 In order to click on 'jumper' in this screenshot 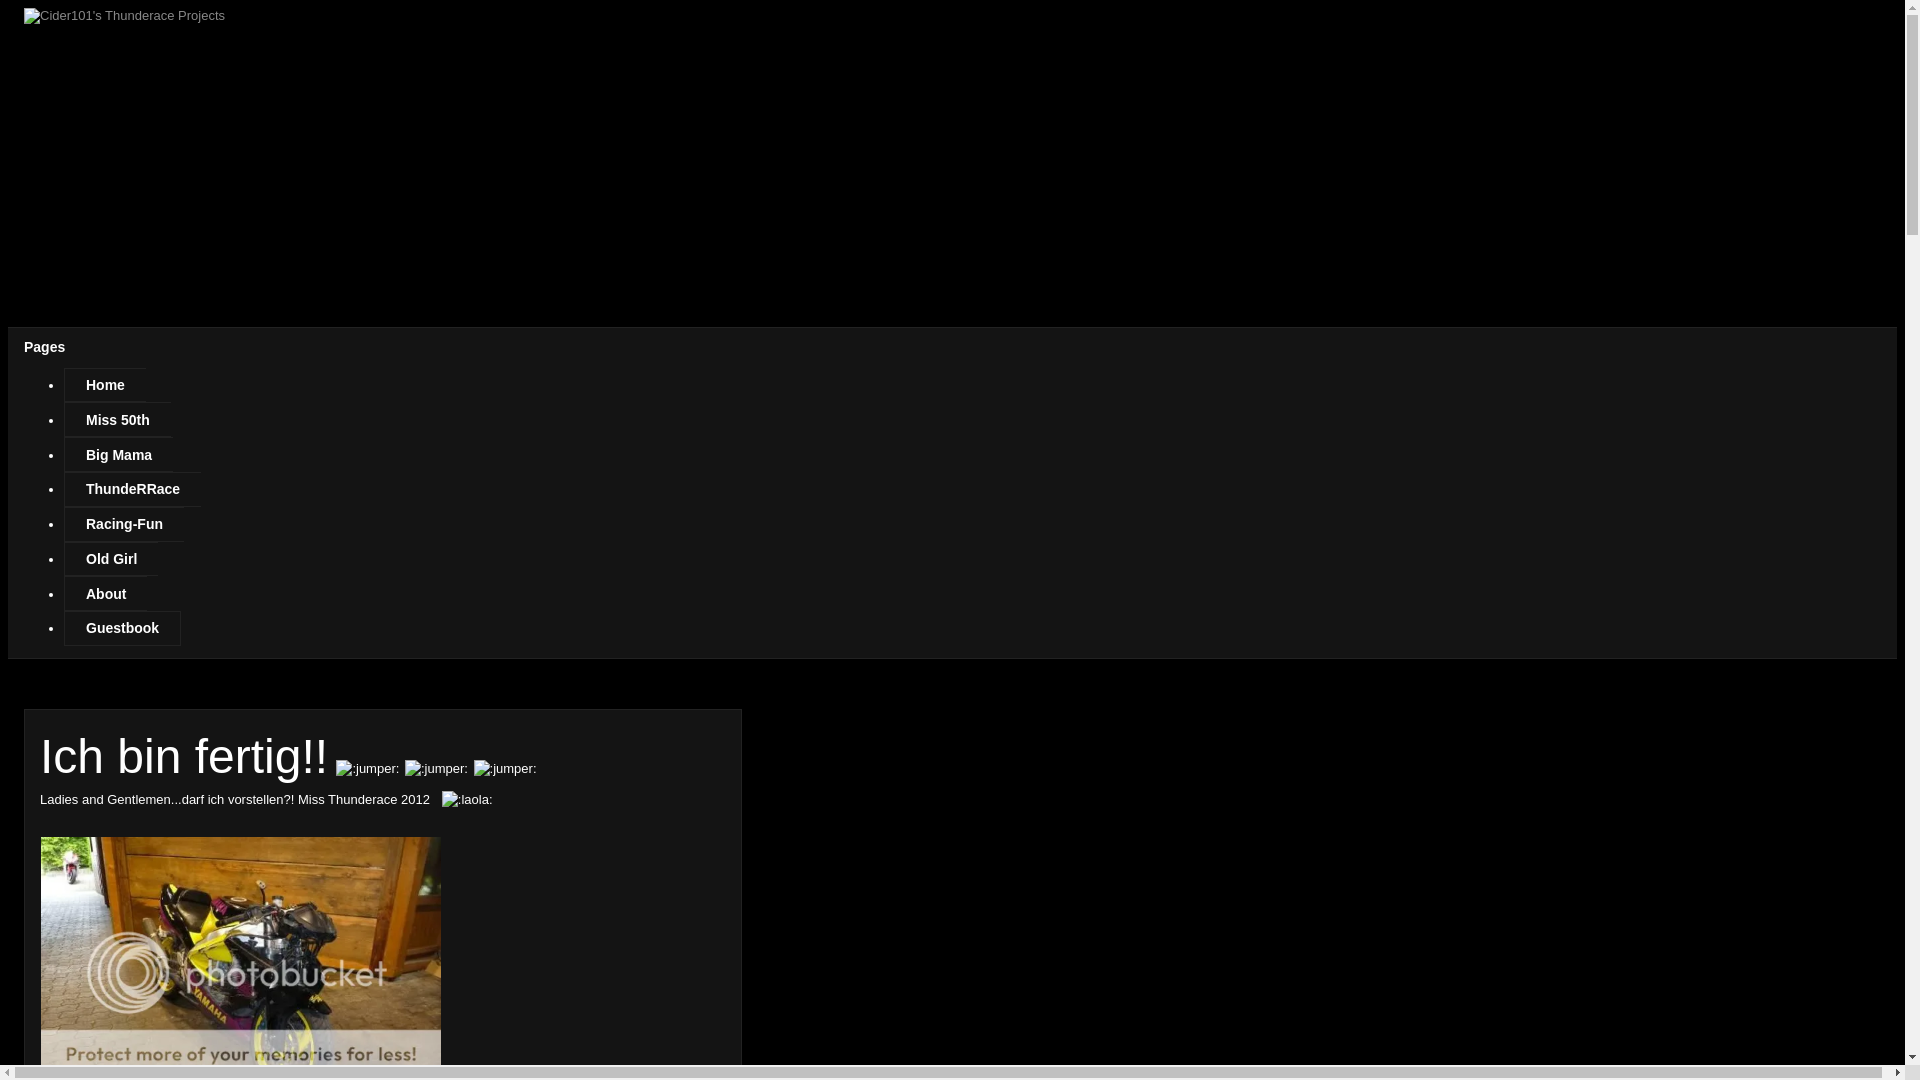, I will do `click(435, 767)`.